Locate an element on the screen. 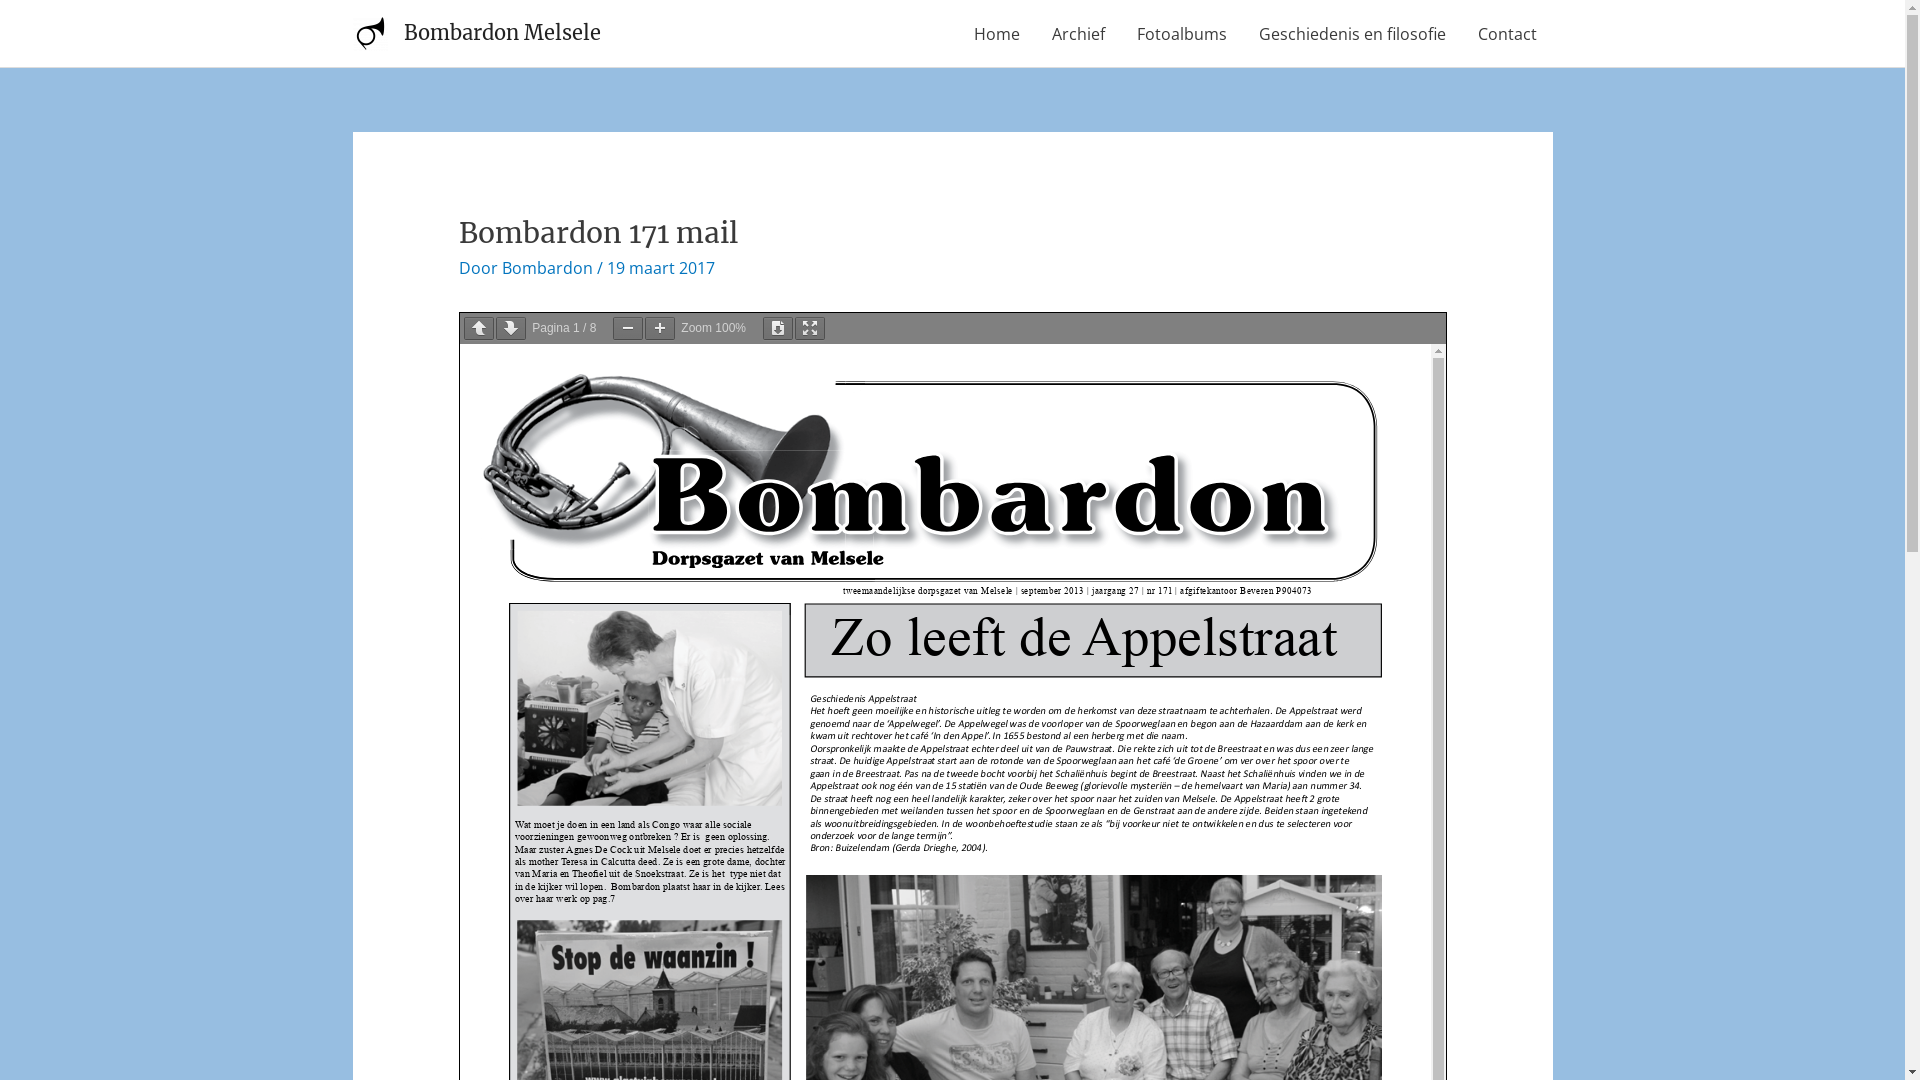 The image size is (1920, 1080). 'Volledig scherm' is located at coordinates (794, 327).